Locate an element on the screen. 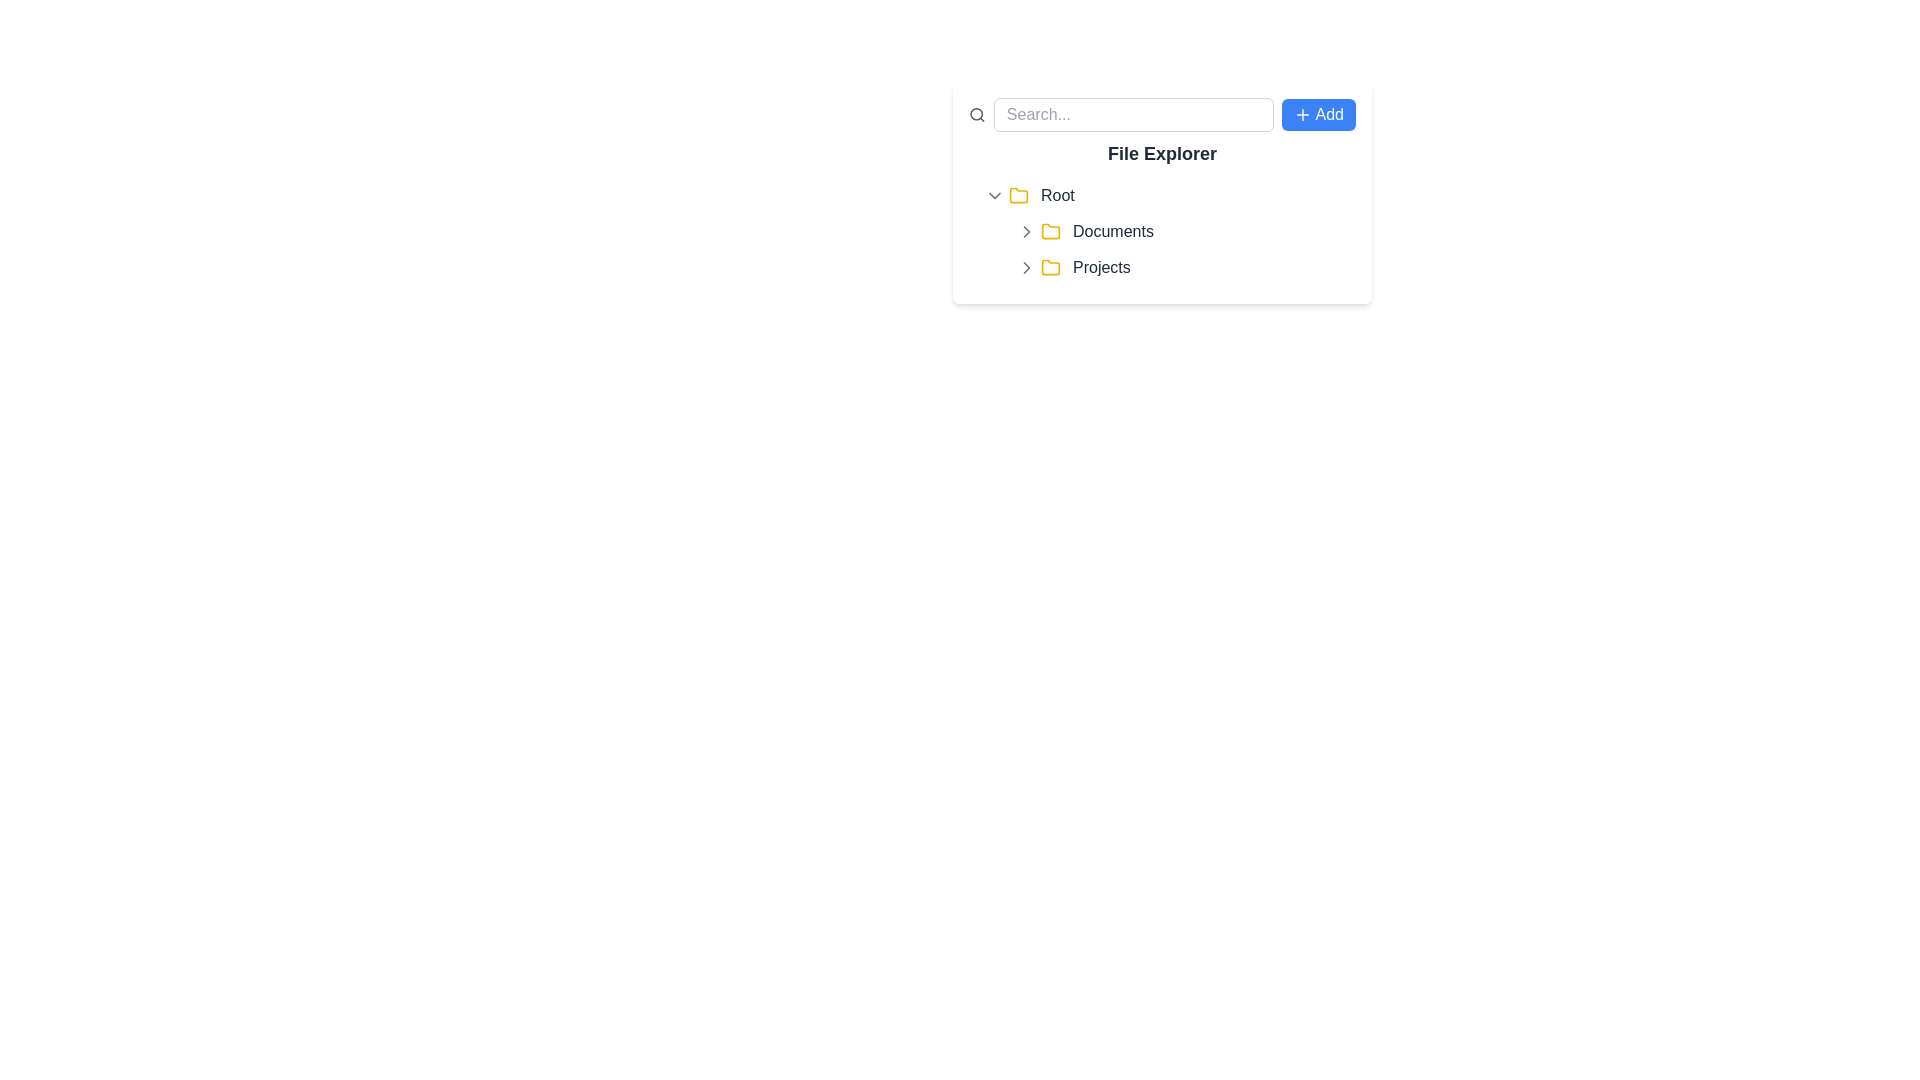 This screenshot has width=1920, height=1080. the yellow folder icon with rounded strokes located to the left of the 'Root' text label is located at coordinates (1018, 196).